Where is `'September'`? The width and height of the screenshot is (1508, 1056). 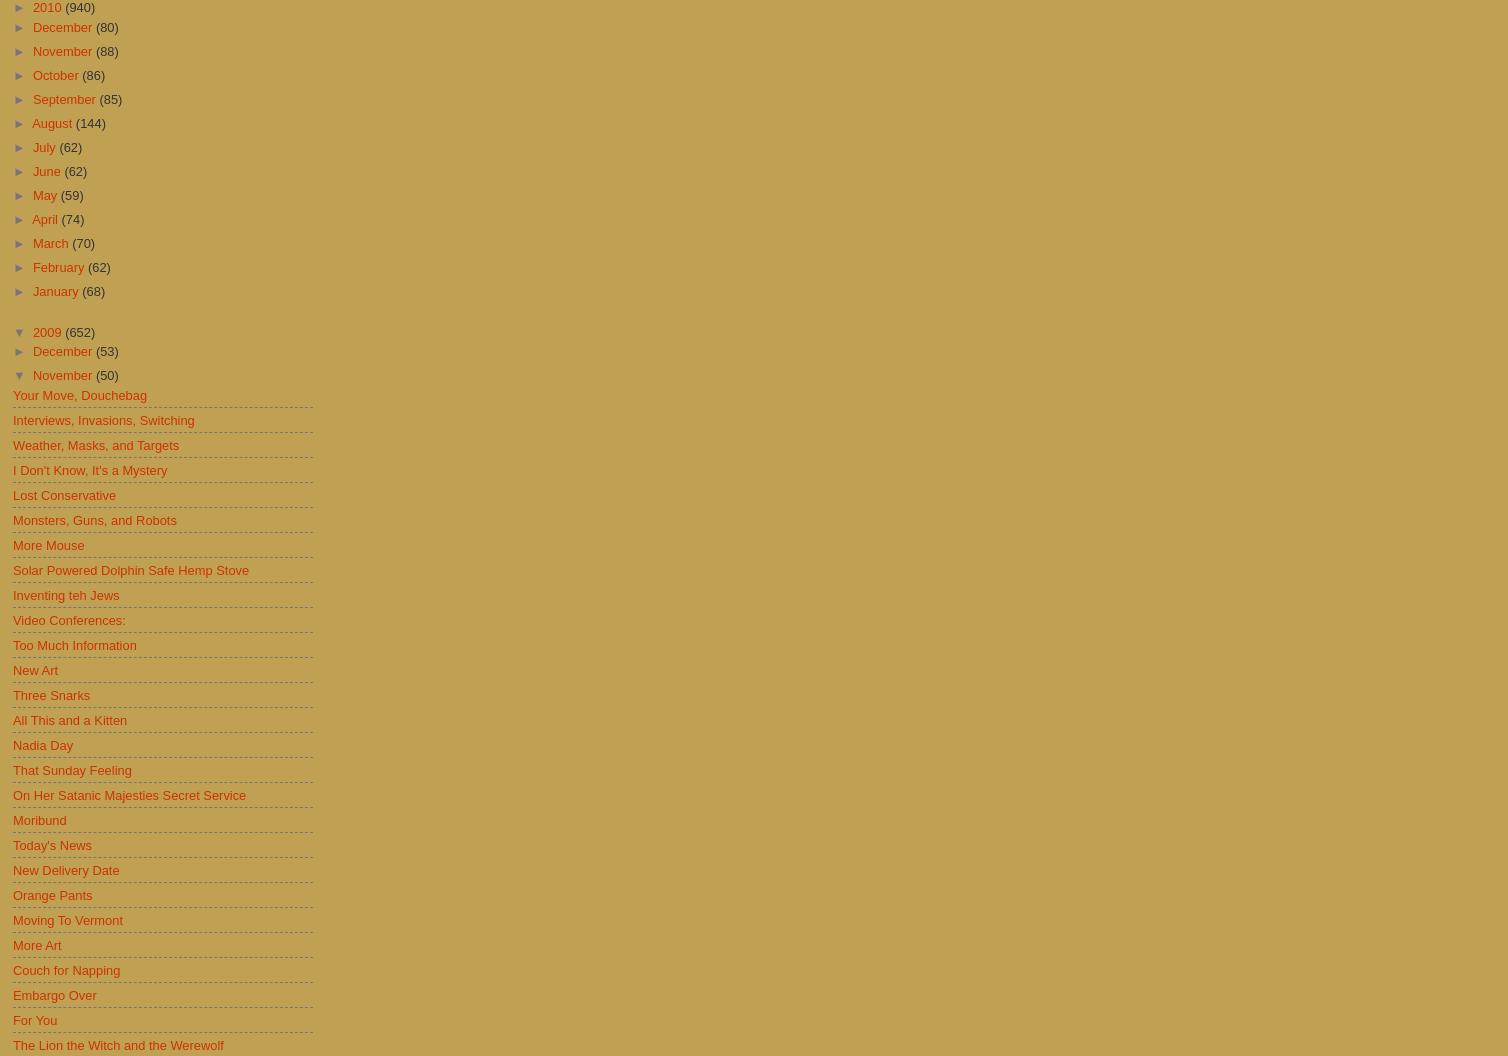 'September' is located at coordinates (65, 97).